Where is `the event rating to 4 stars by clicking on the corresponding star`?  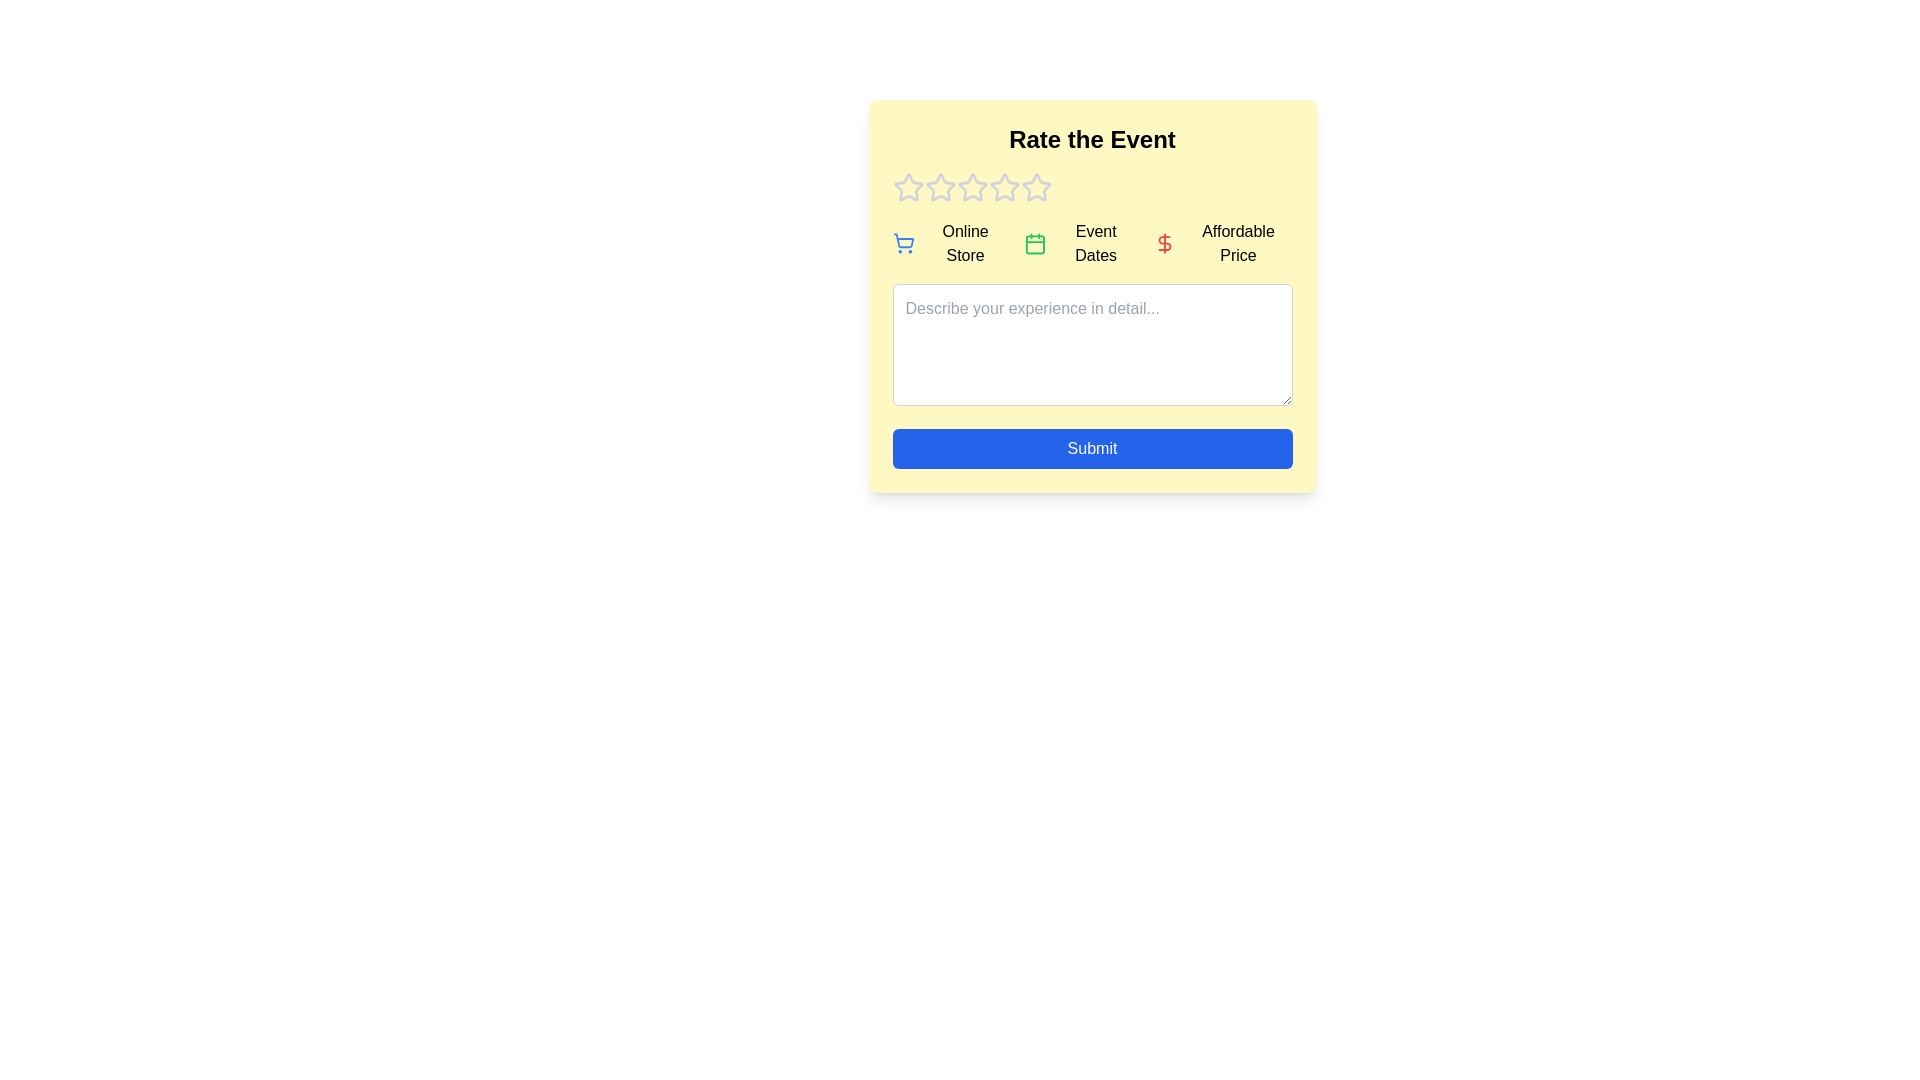
the event rating to 4 stars by clicking on the corresponding star is located at coordinates (1004, 188).